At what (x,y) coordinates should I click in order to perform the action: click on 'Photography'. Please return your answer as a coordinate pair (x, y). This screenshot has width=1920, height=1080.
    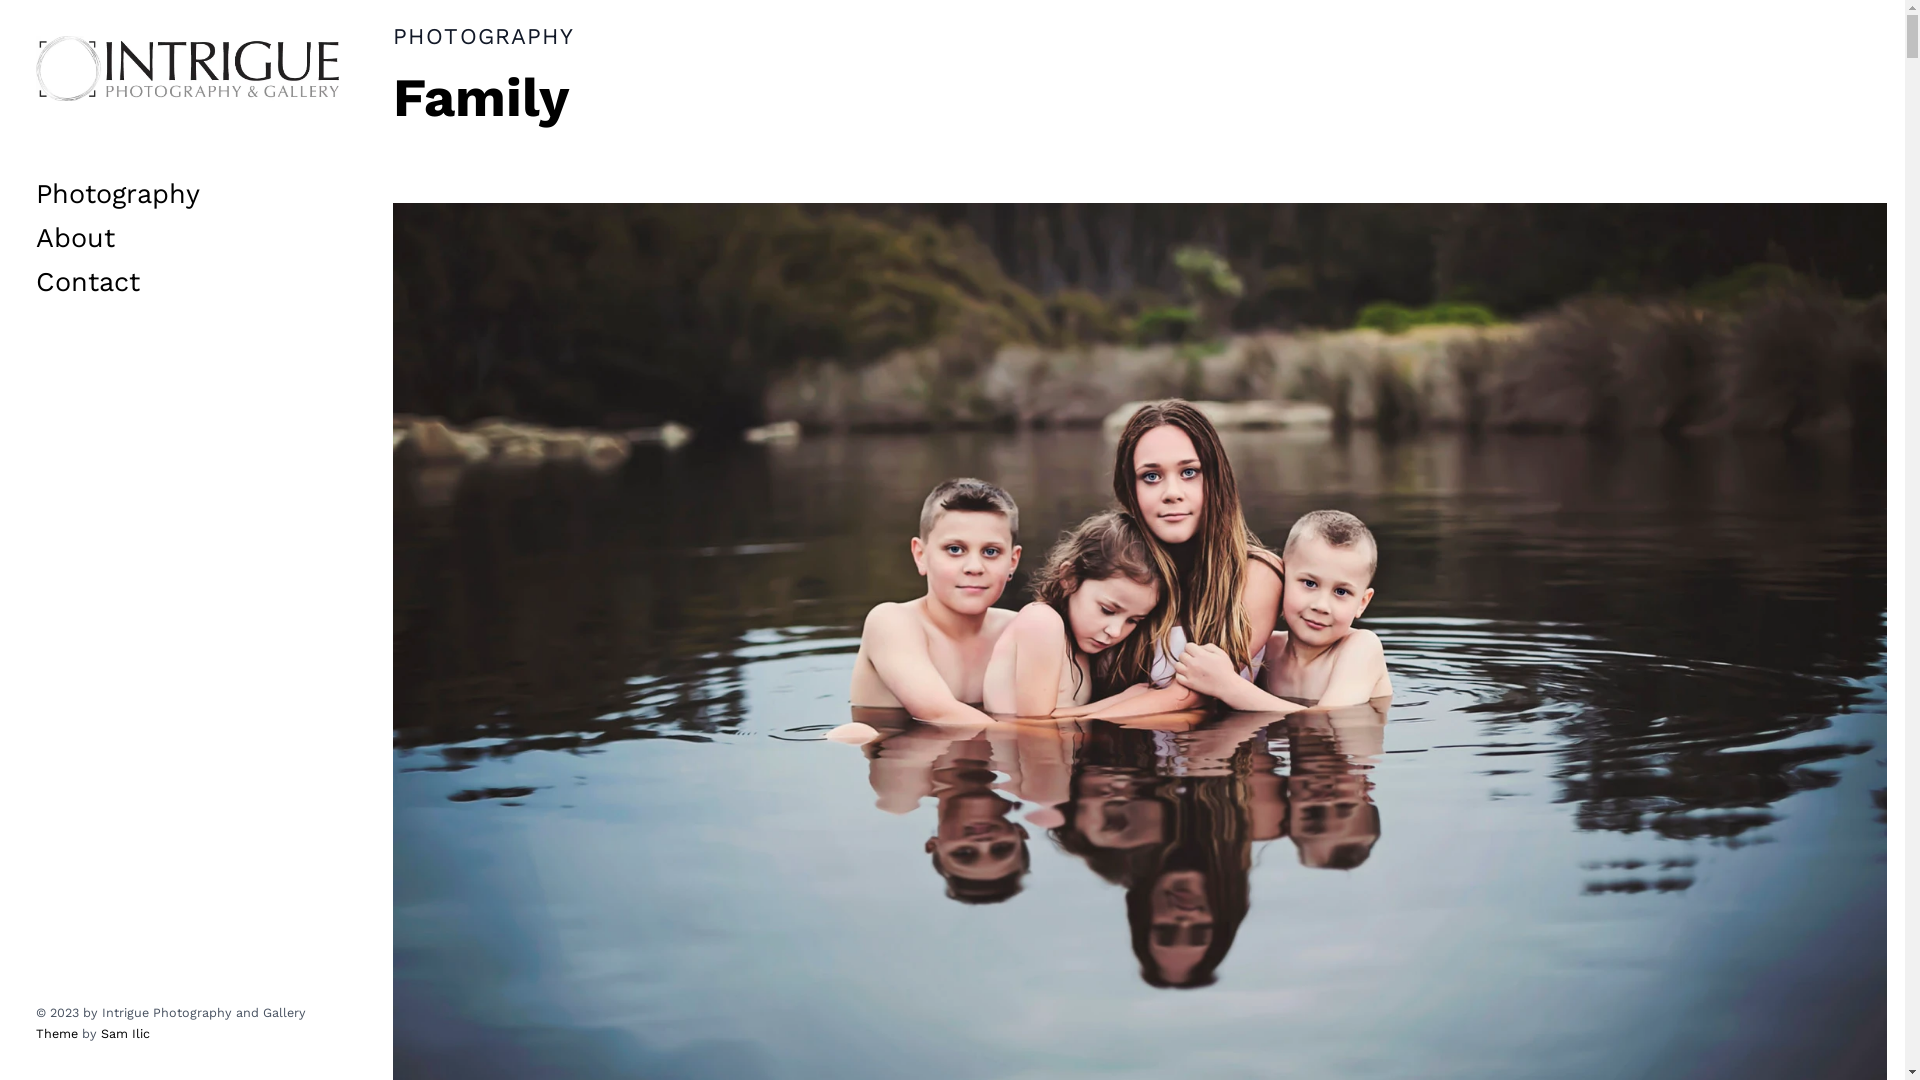
    Looking at the image, I should click on (35, 193).